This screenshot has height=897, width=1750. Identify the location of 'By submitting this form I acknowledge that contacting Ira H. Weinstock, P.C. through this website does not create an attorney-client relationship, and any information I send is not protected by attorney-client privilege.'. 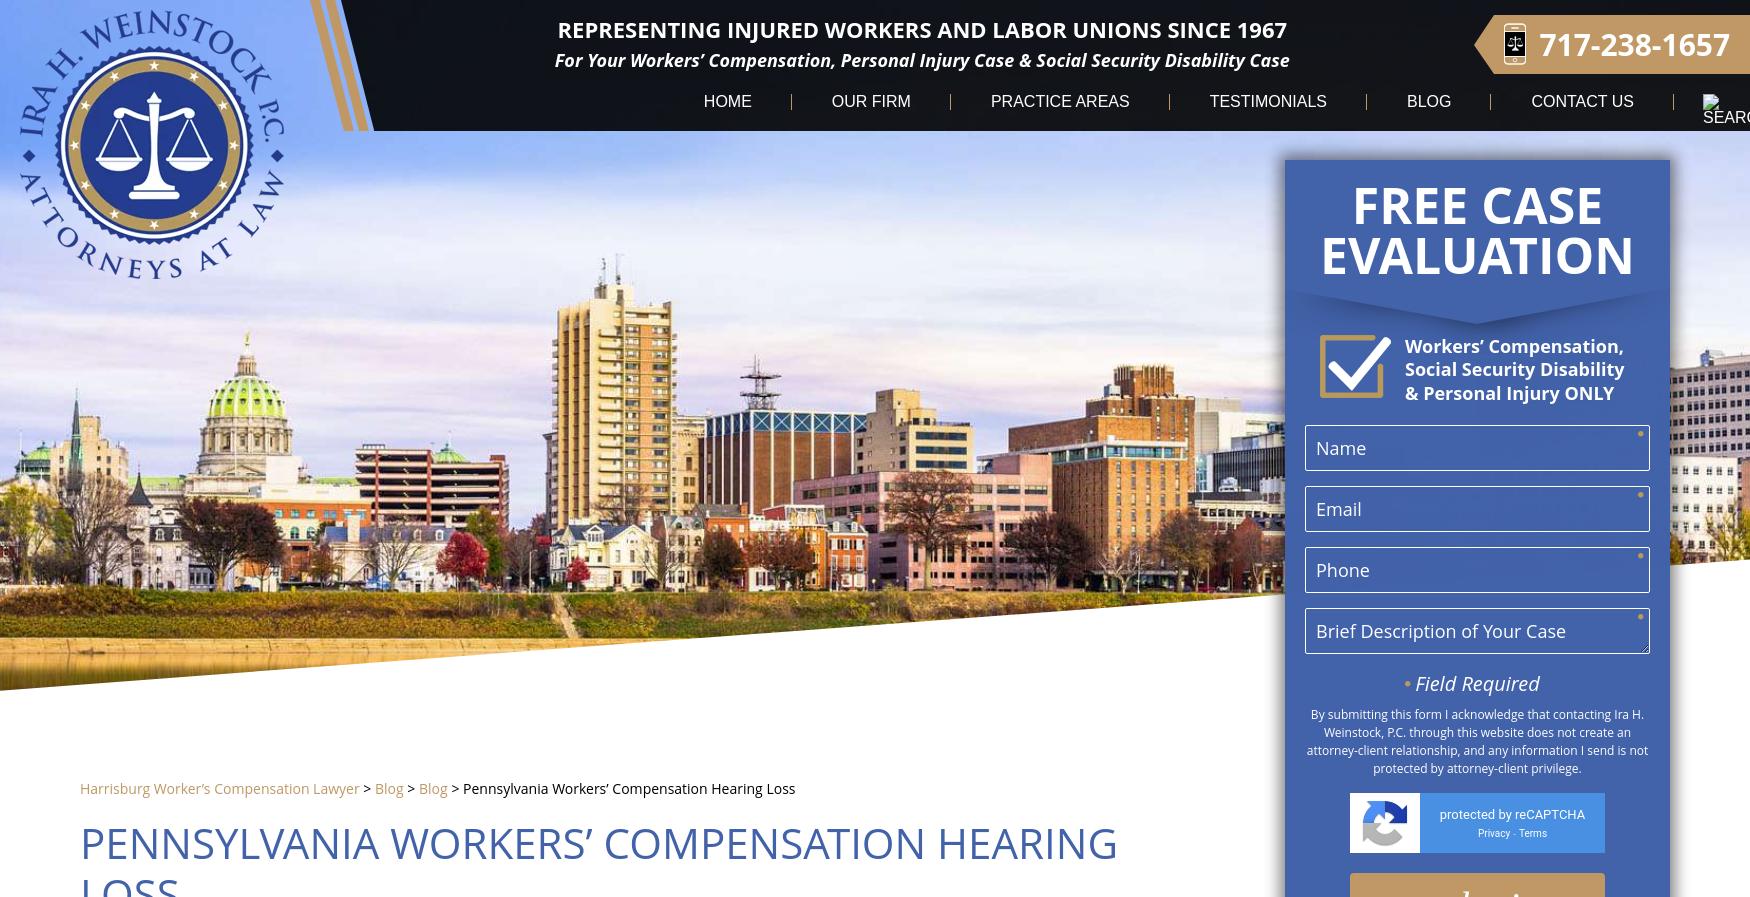
(1305, 741).